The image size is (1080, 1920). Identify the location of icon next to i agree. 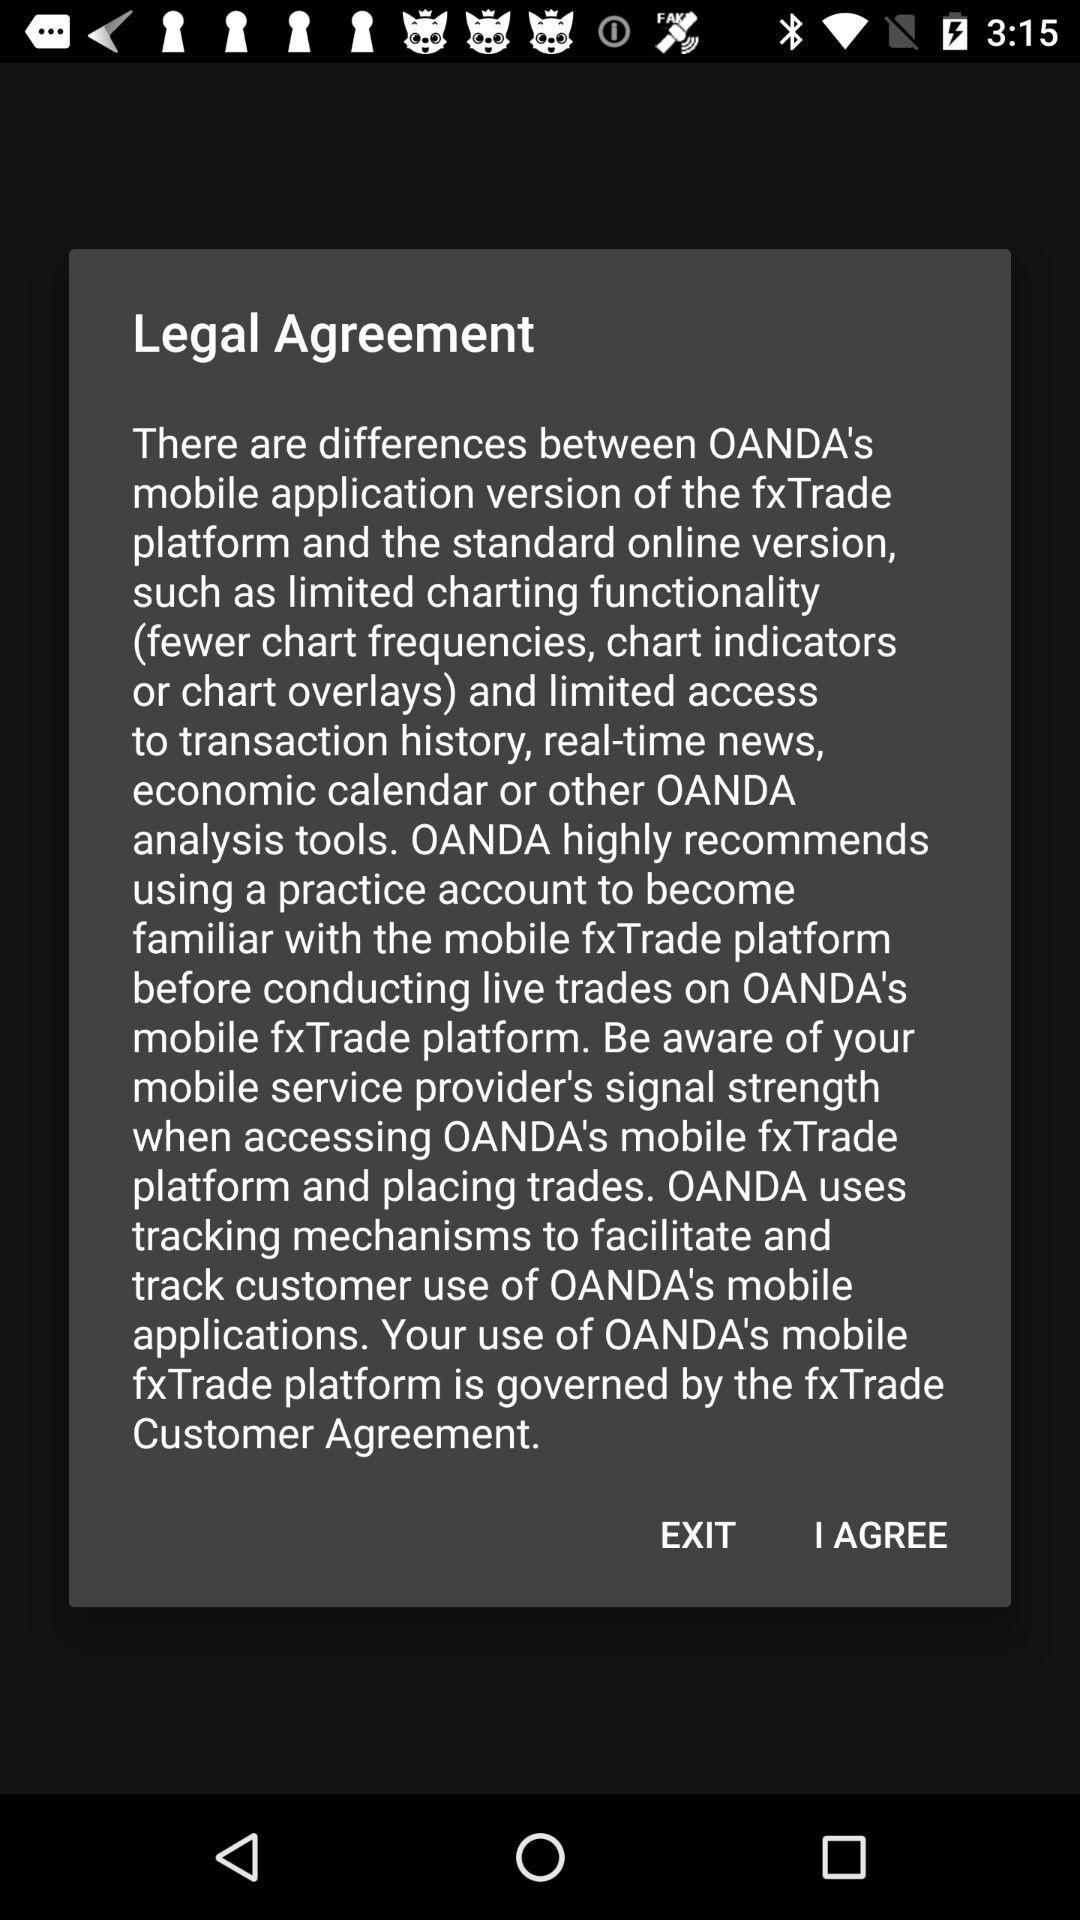
(697, 1532).